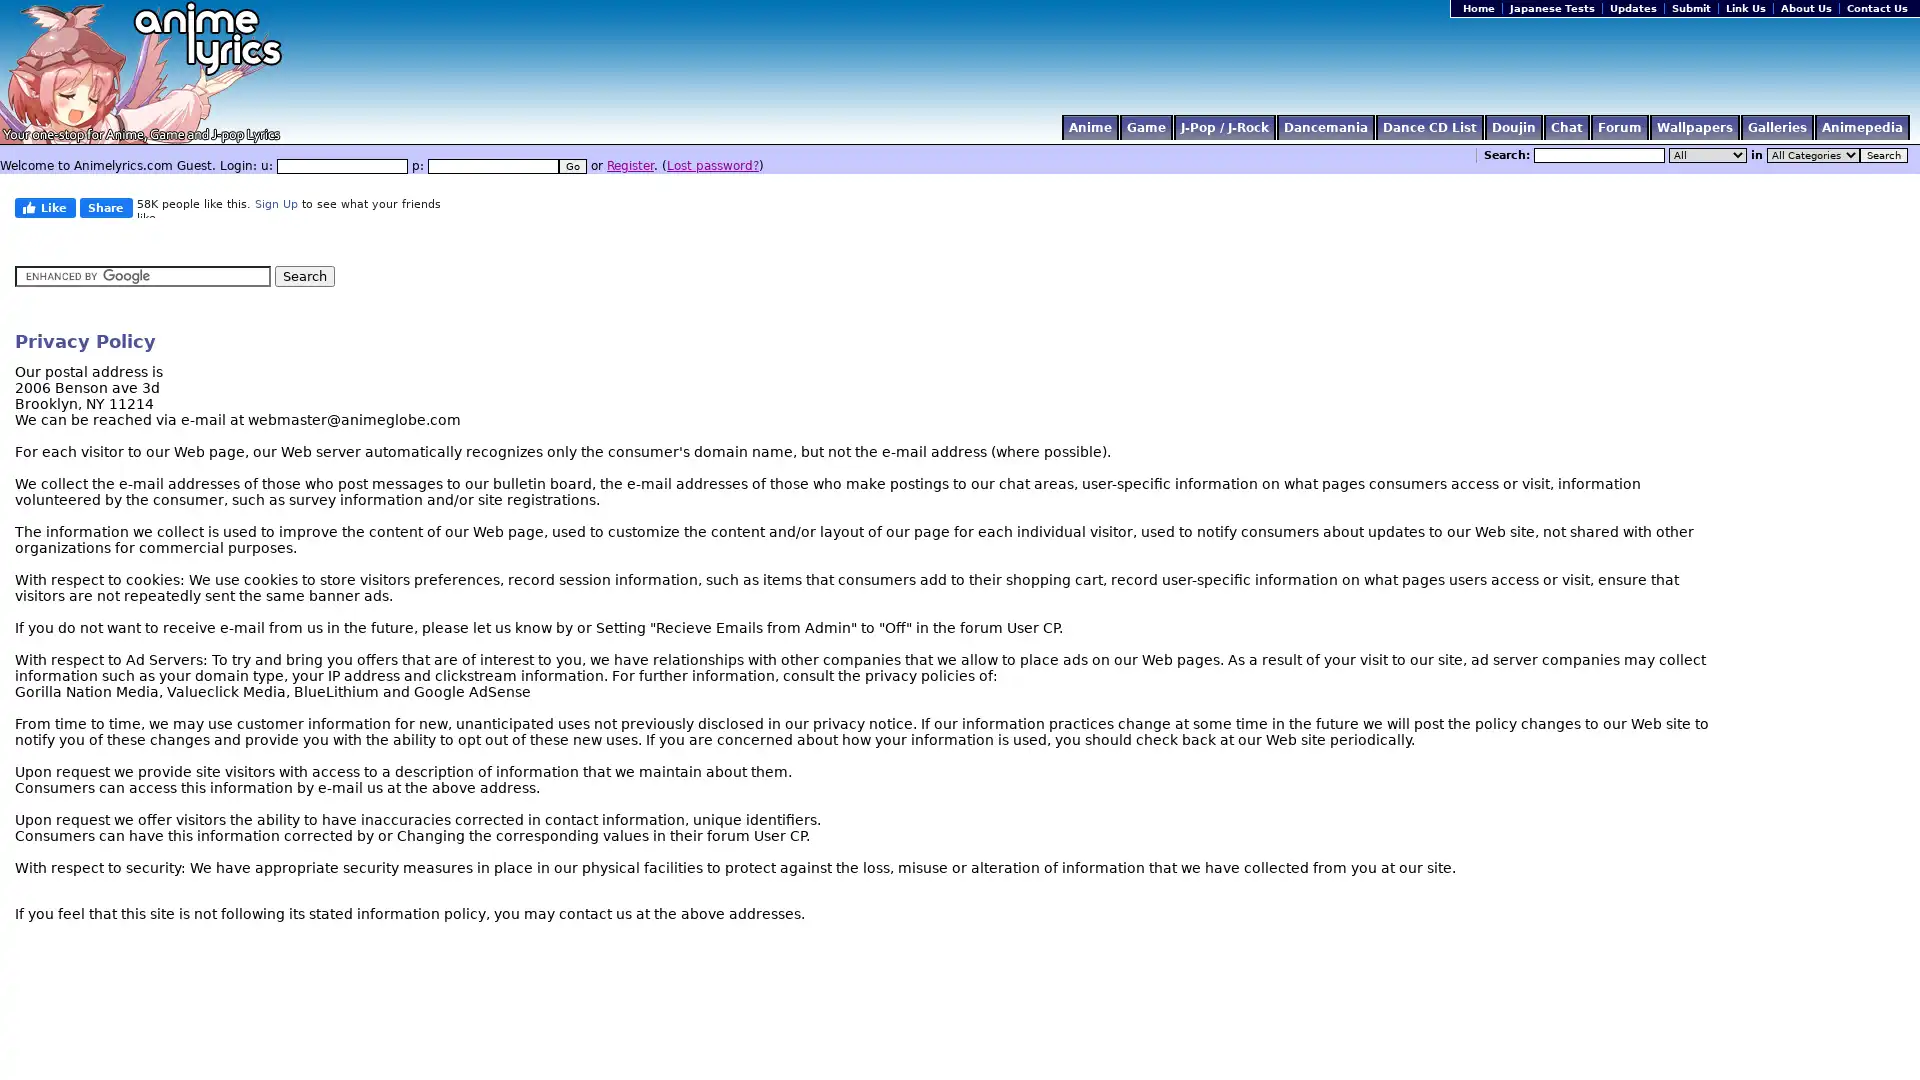  What do you see at coordinates (1882, 154) in the screenshot?
I see `Search` at bounding box center [1882, 154].